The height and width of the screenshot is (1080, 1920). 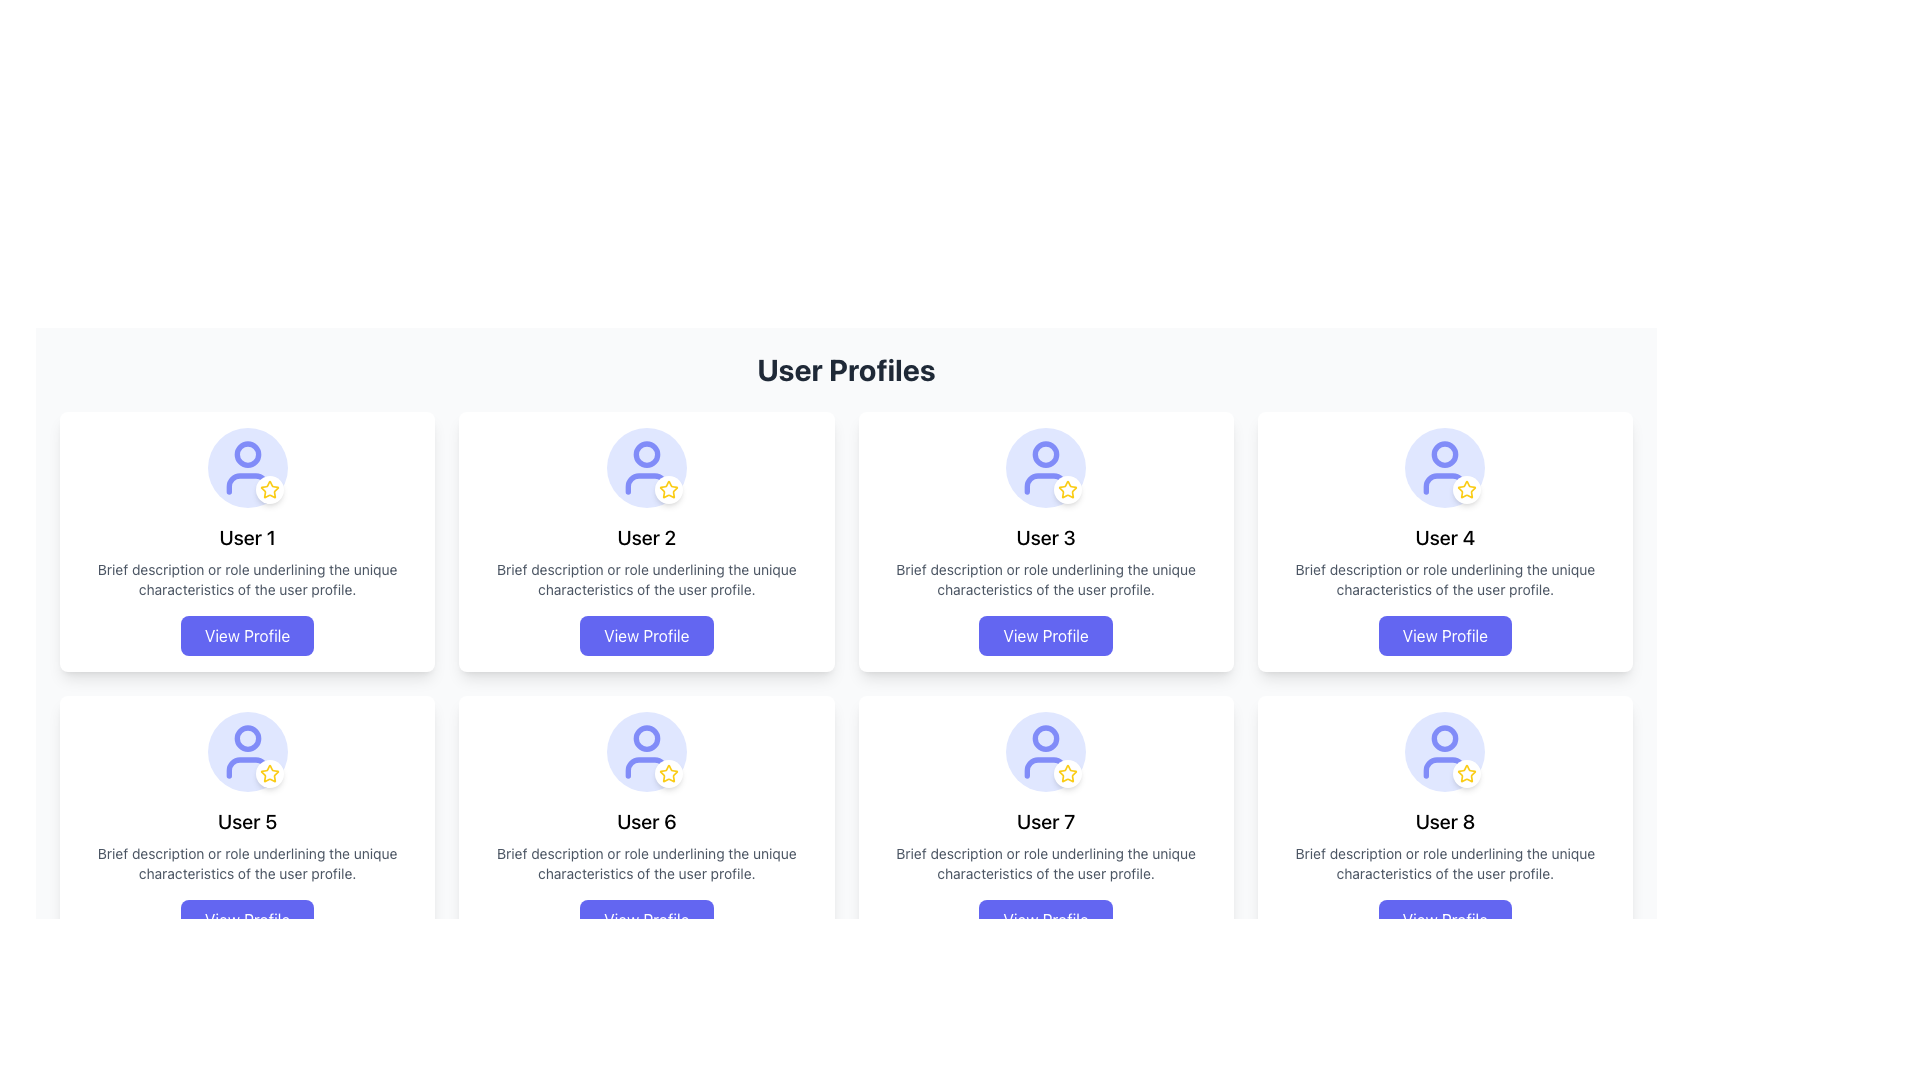 I want to click on the star icon representing the rating or favorite indicator for 'User 8' located, so click(x=1467, y=772).